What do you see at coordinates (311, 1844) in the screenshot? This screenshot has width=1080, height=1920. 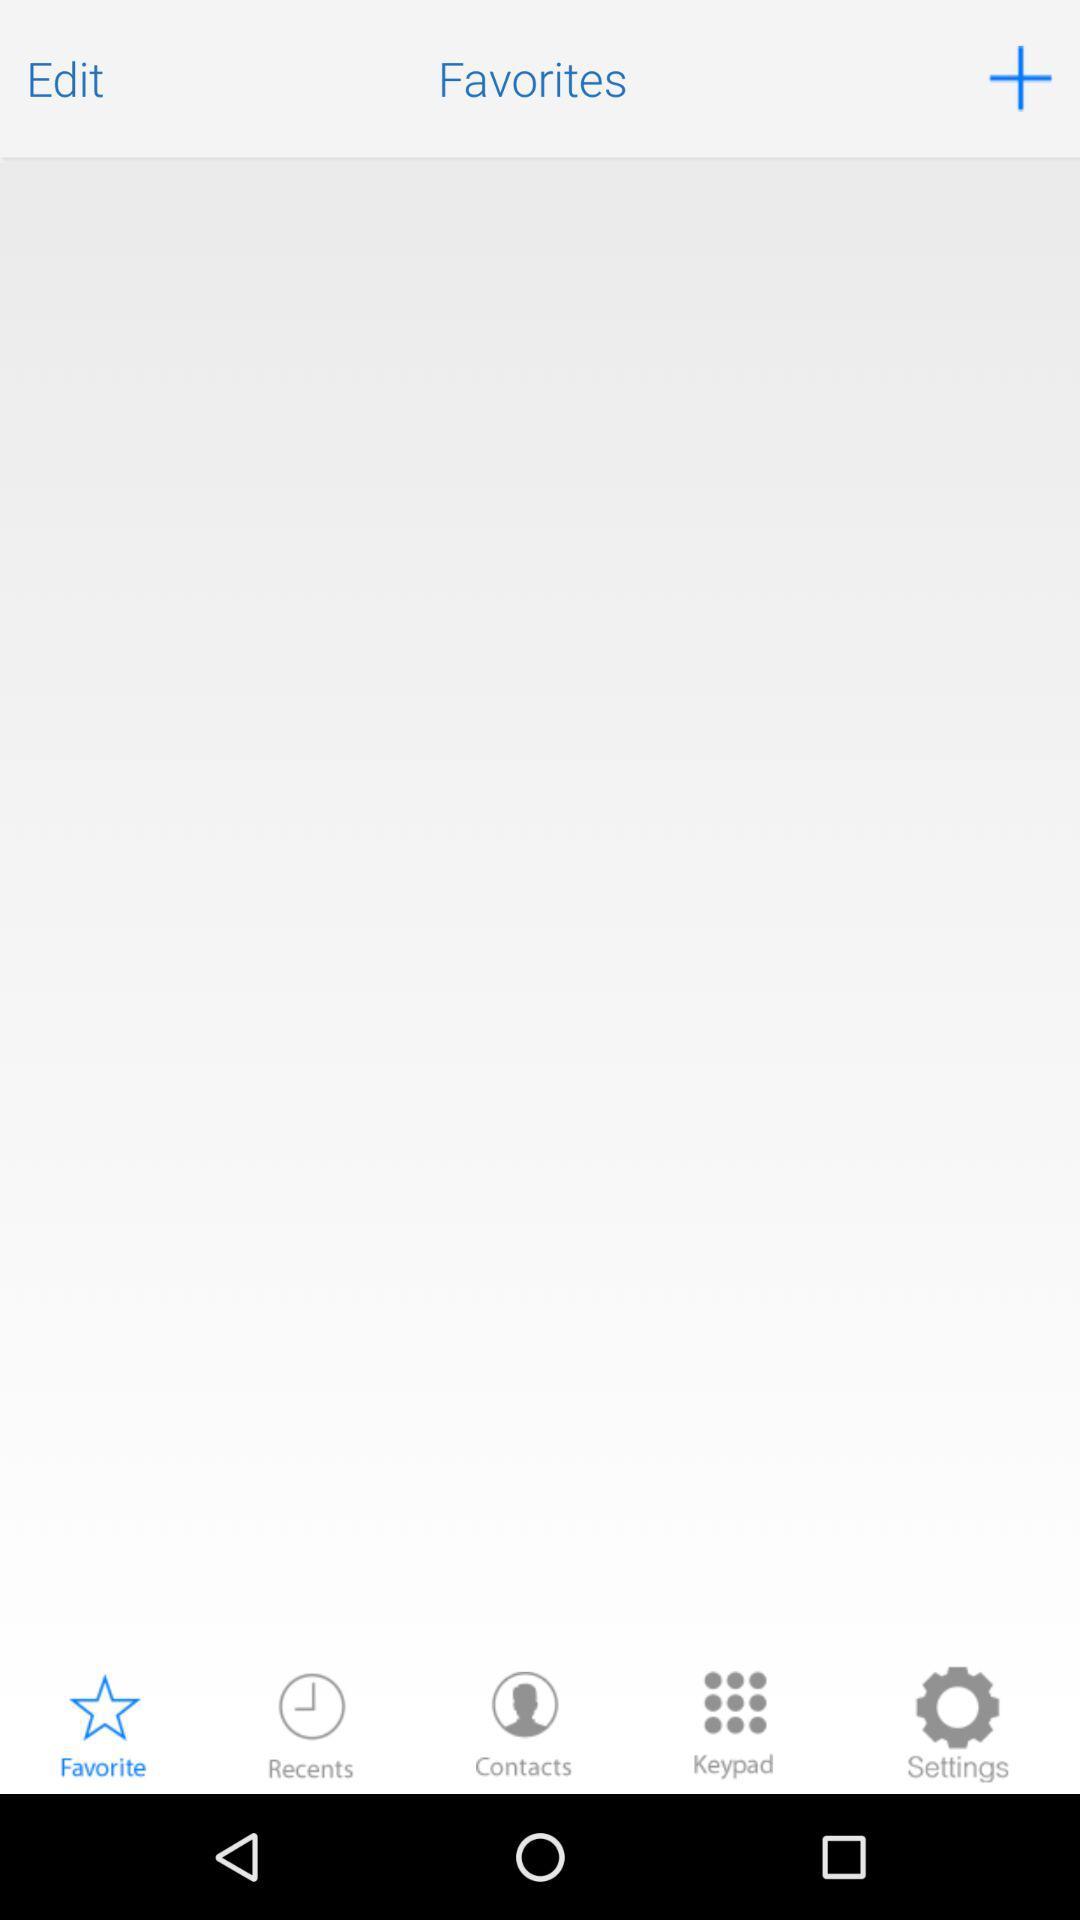 I see `the time icon` at bounding box center [311, 1844].